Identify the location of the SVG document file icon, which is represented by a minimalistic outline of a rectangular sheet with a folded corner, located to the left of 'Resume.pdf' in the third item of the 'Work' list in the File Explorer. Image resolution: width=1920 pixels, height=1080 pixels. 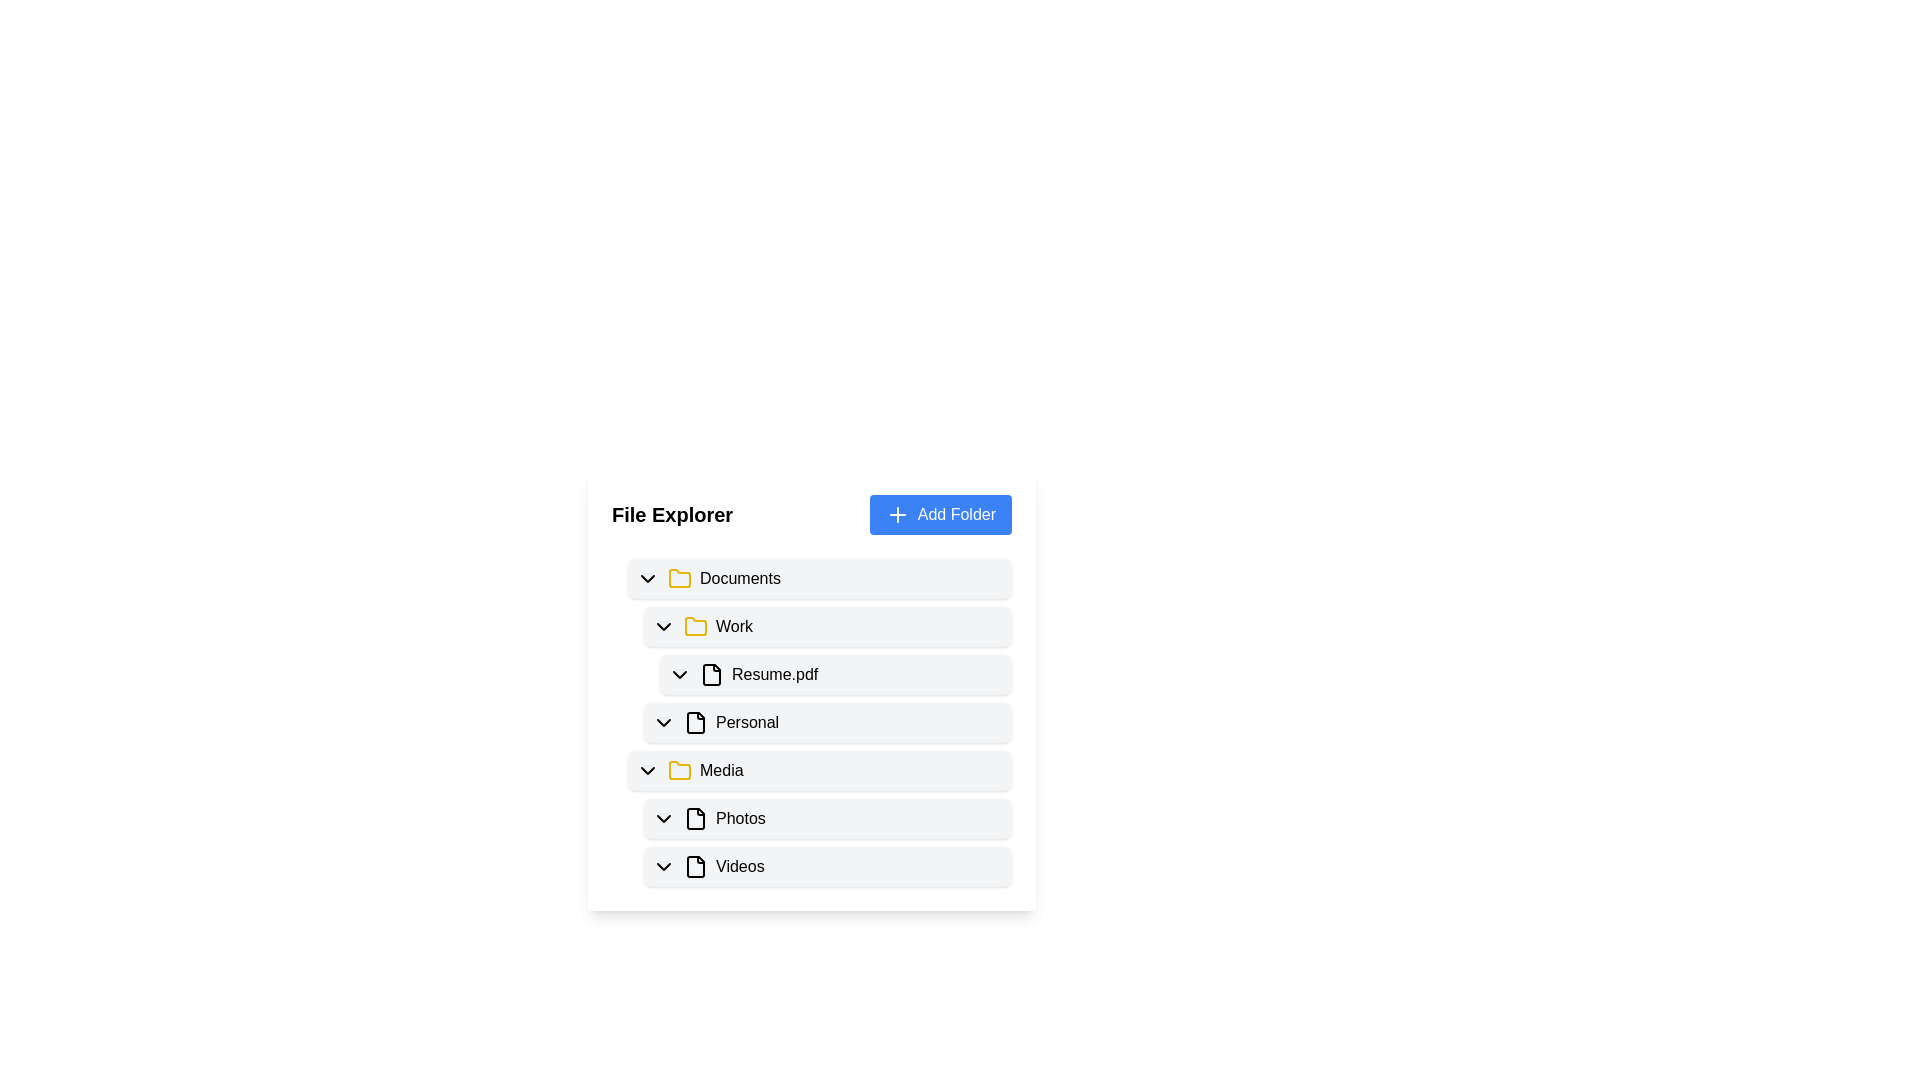
(711, 675).